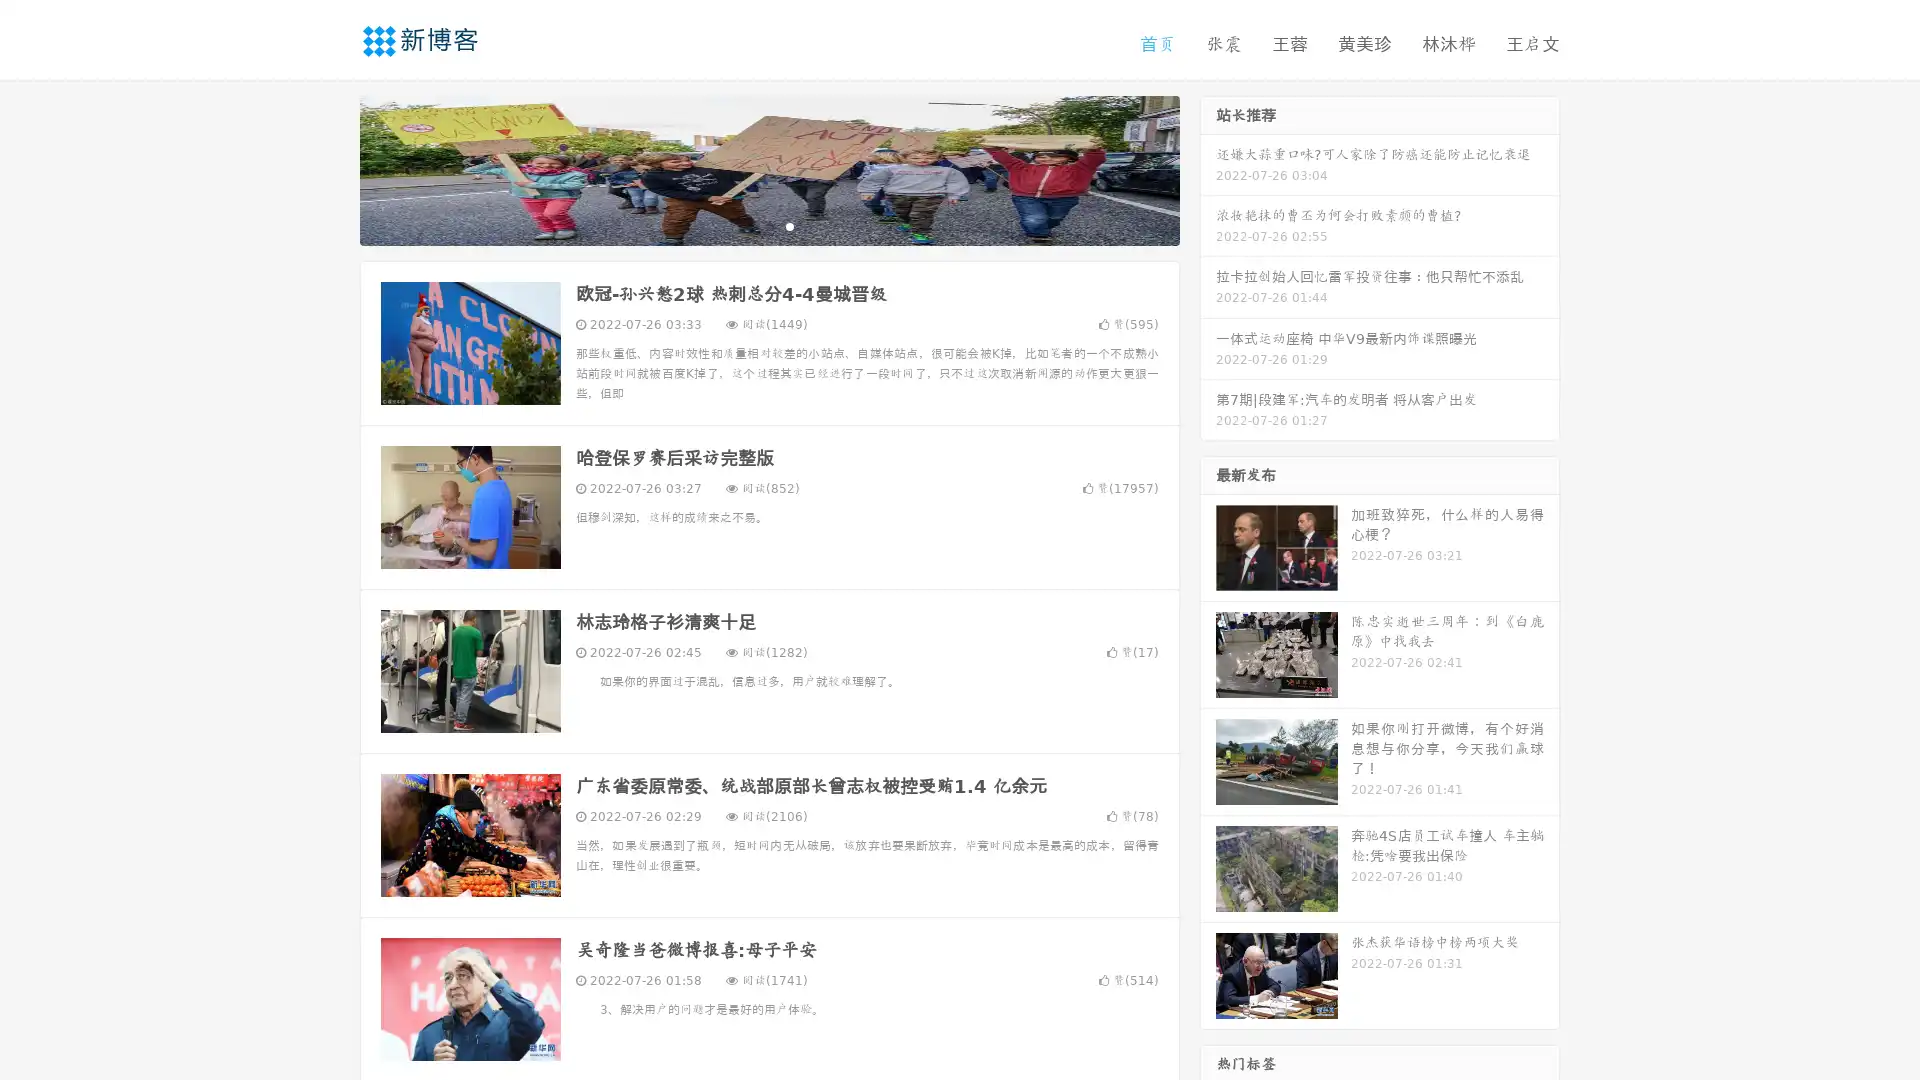  I want to click on Next slide, so click(1208, 168).